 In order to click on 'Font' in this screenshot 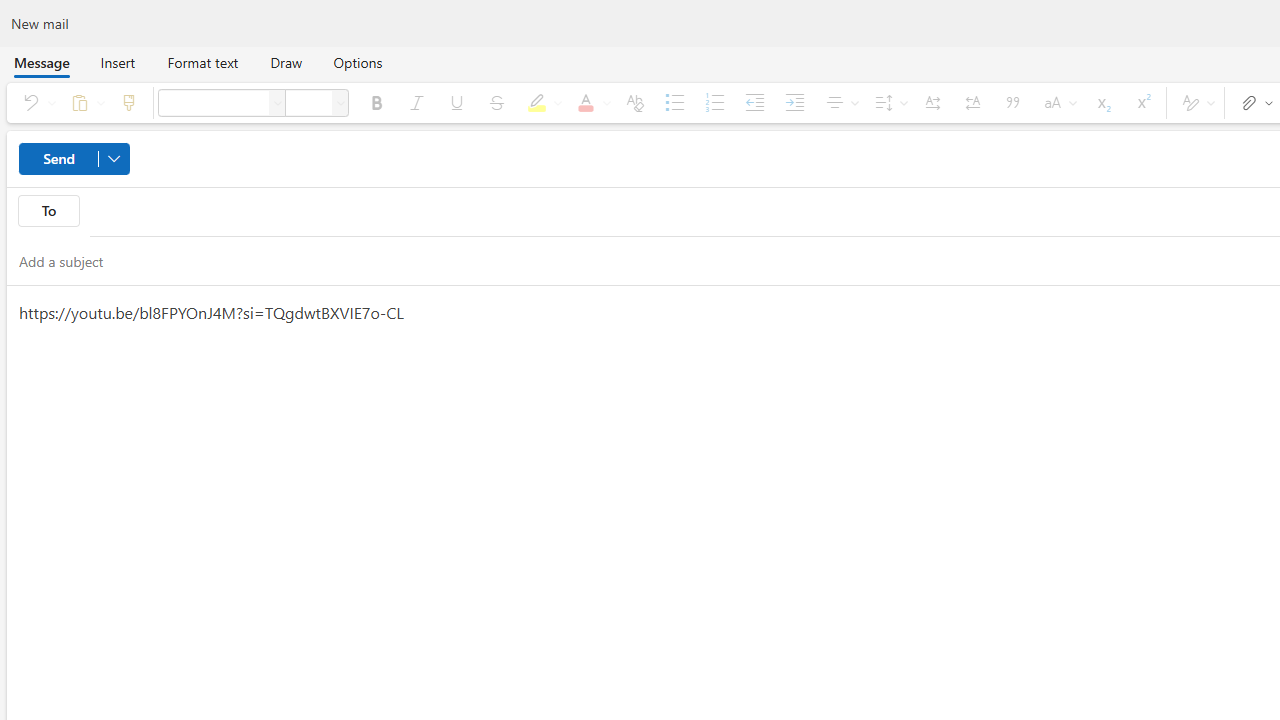, I will do `click(276, 102)`.